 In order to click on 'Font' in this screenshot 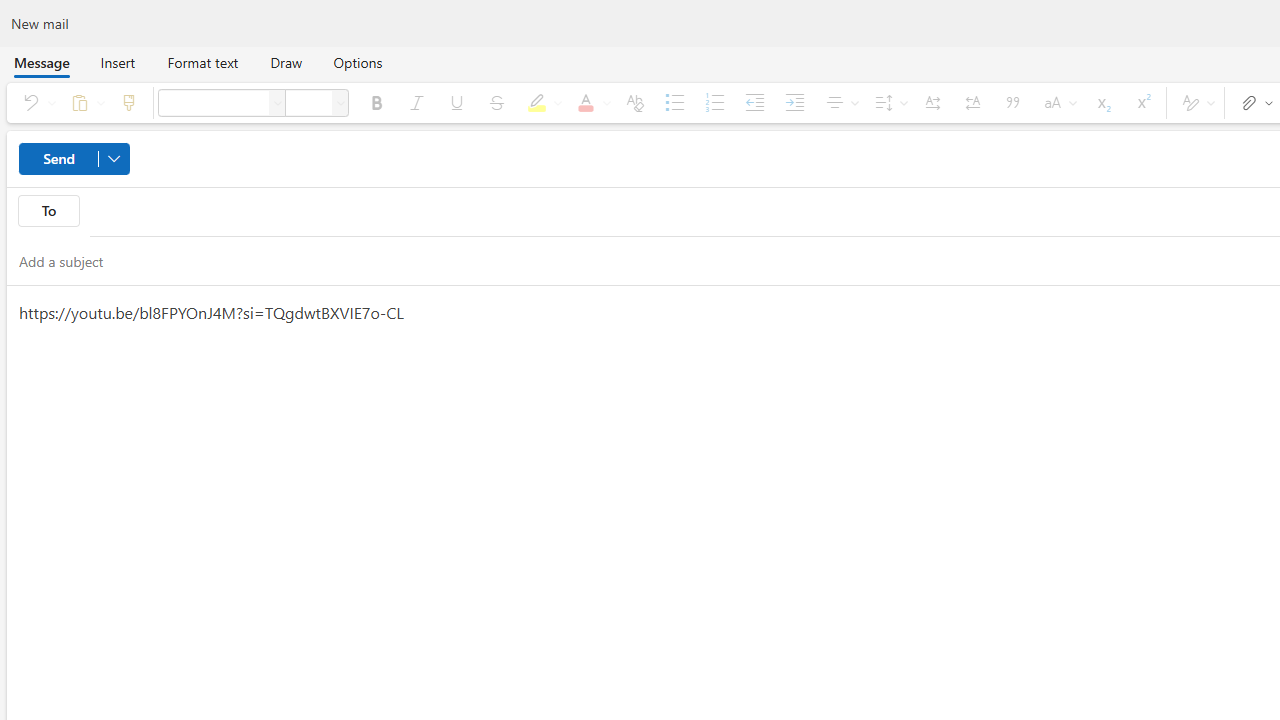, I will do `click(276, 102)`.